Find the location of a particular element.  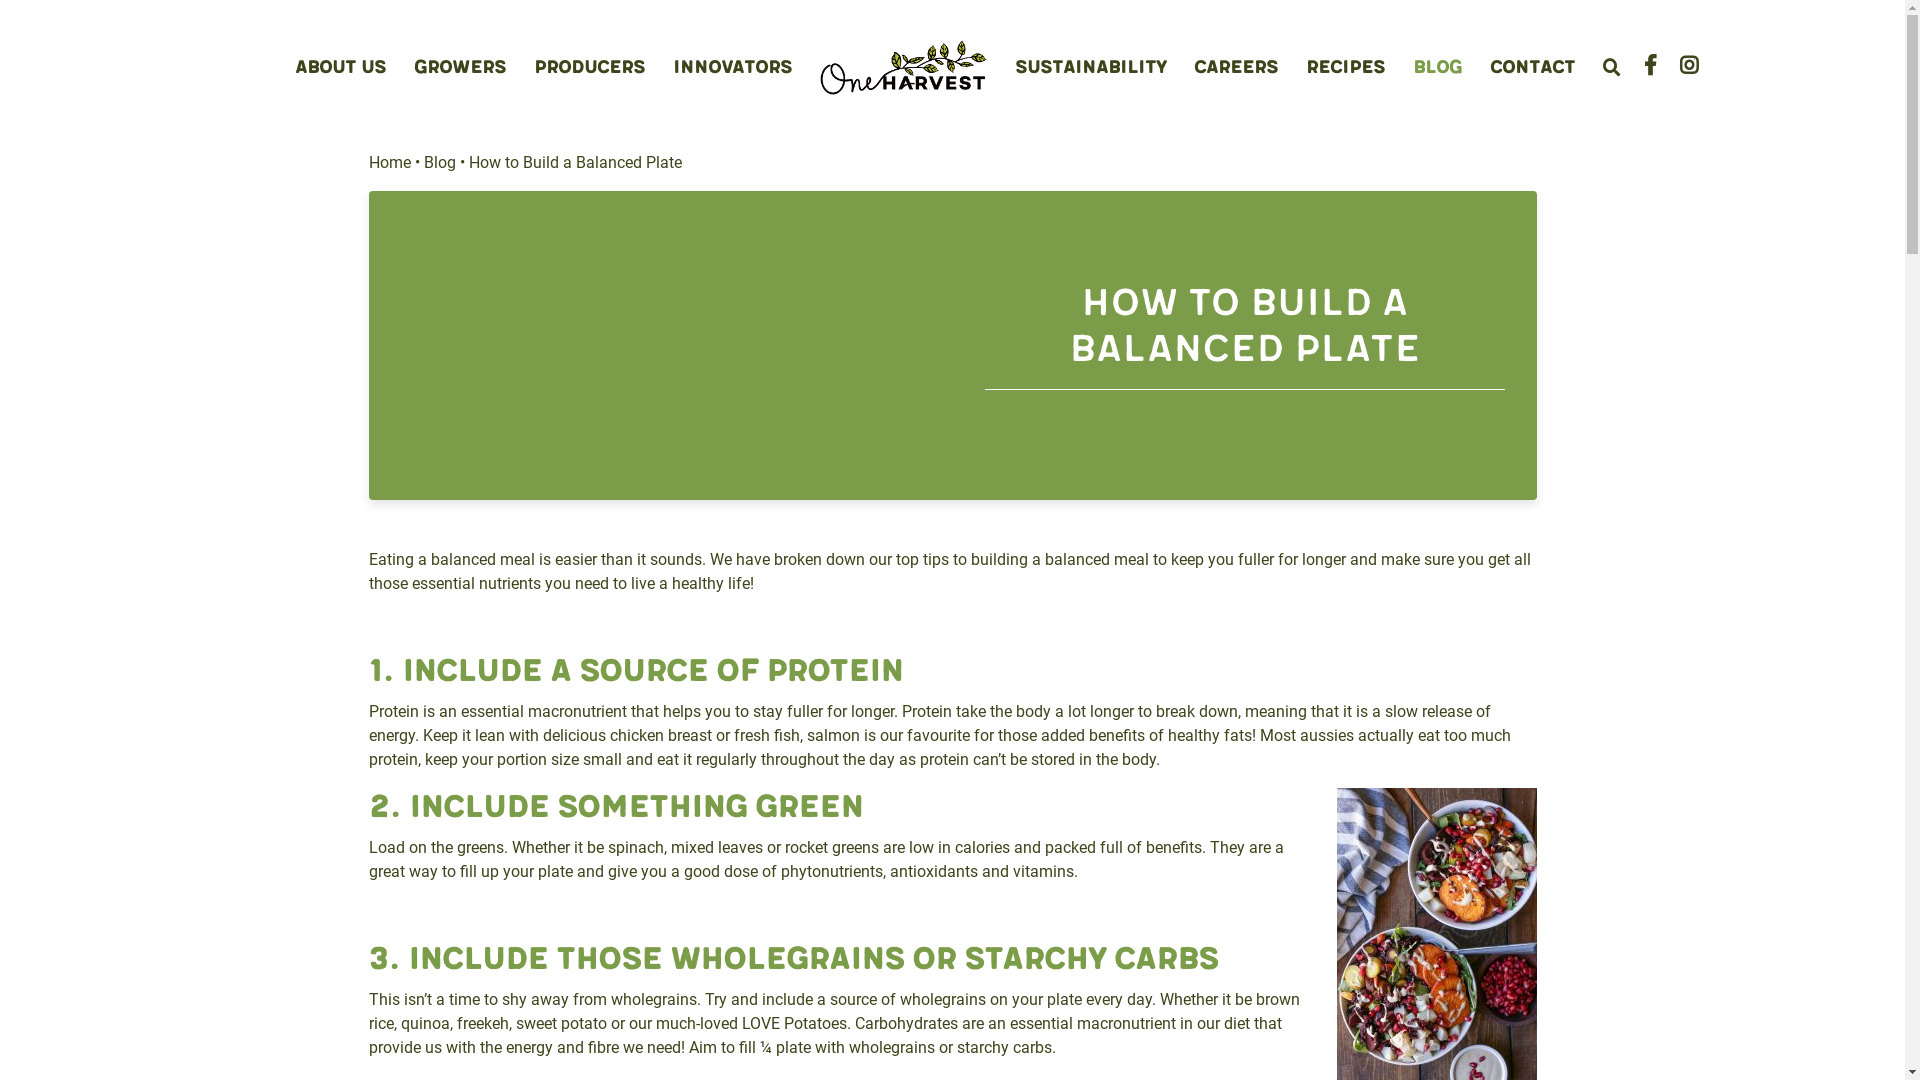

'Home' is located at coordinates (388, 161).